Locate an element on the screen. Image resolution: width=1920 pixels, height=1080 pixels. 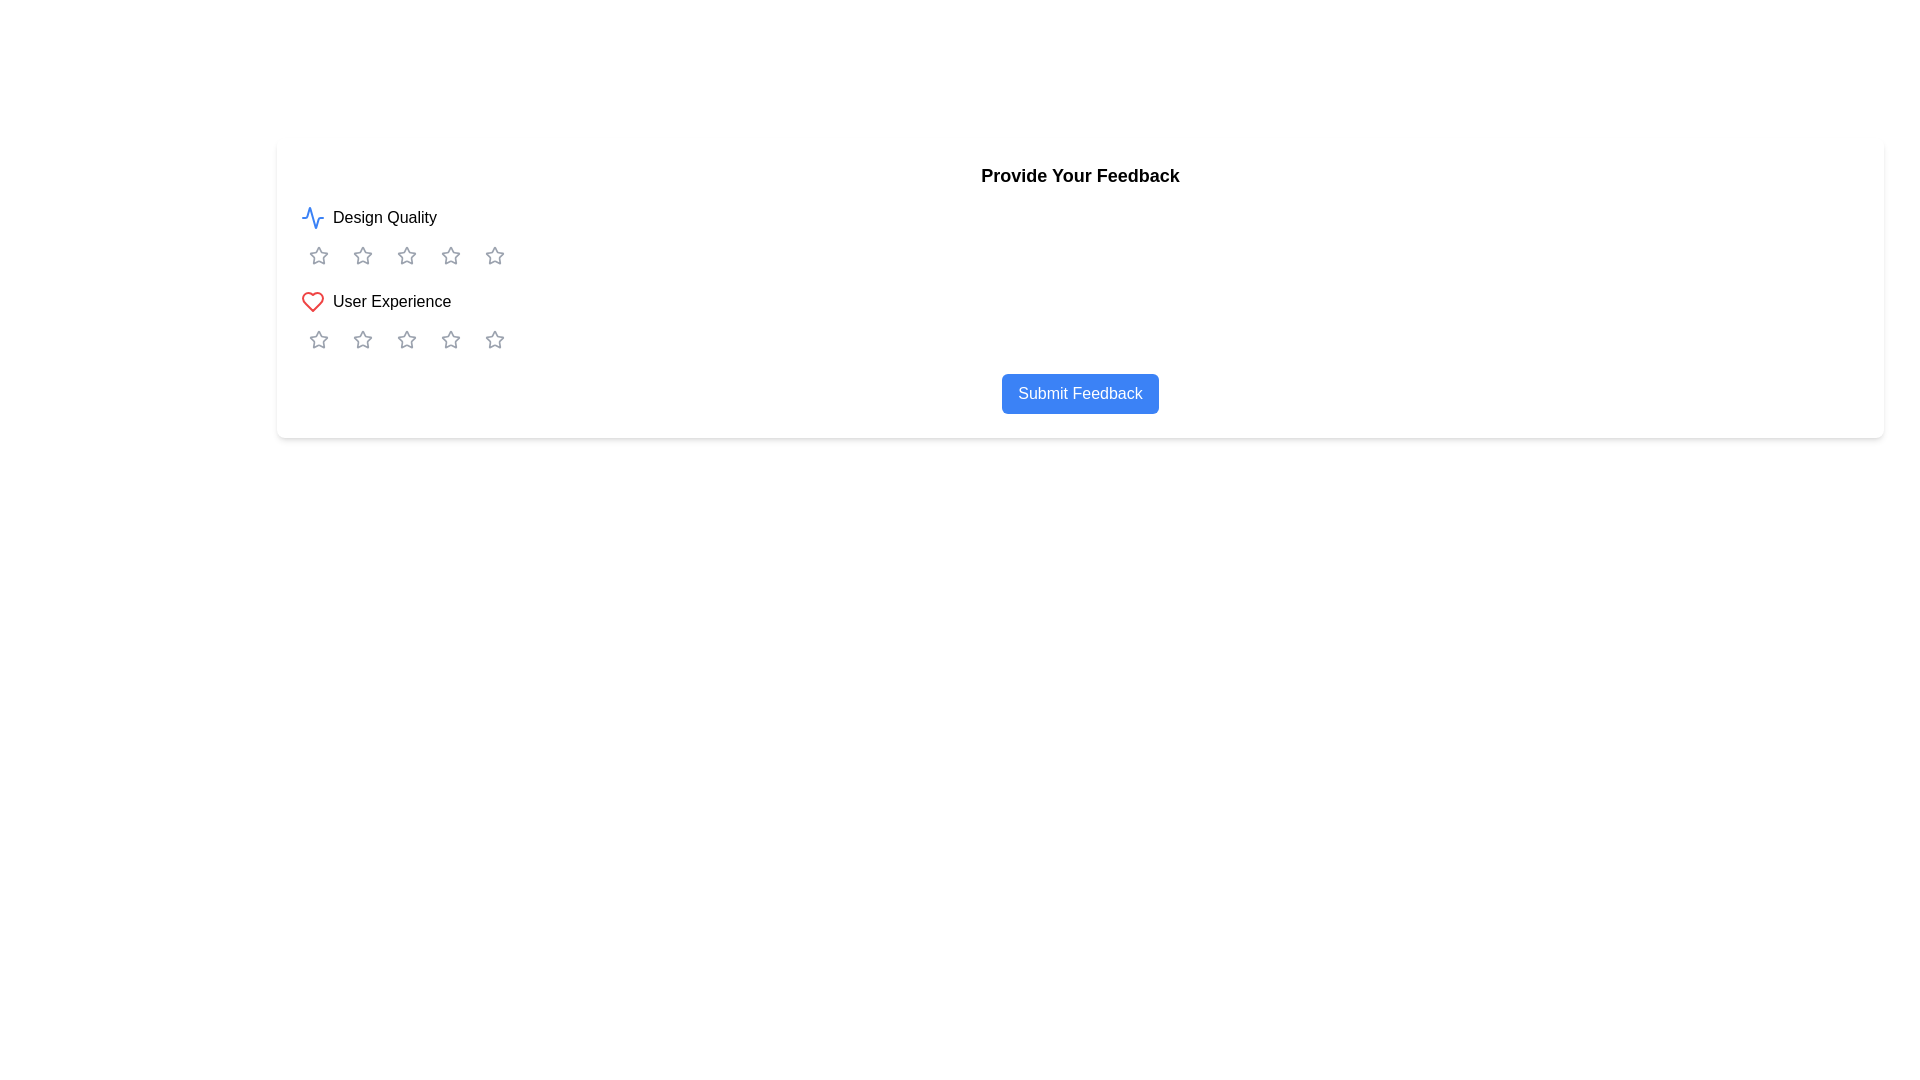
the fifth rating star in the second row under the 'User Experience' category is located at coordinates (494, 338).